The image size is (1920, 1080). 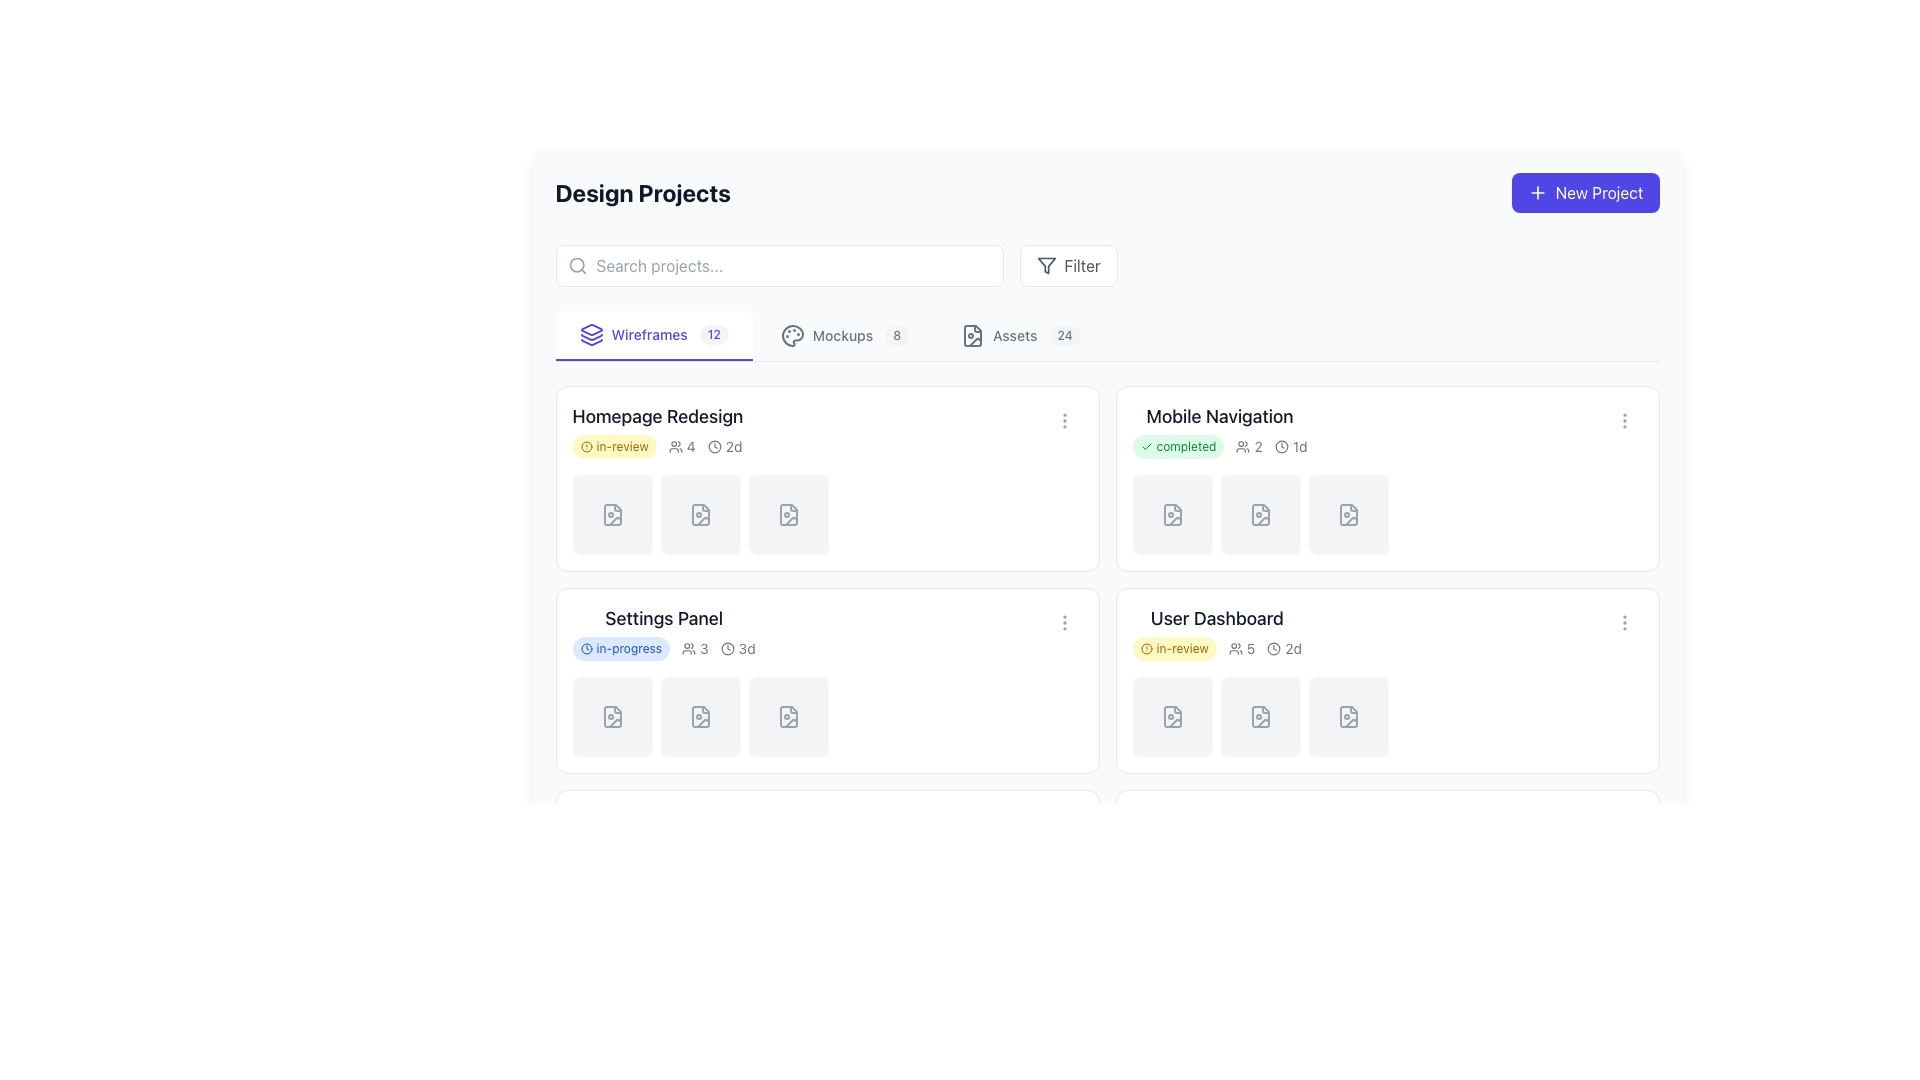 I want to click on the filtering icon located in the upper-central part of the layout, to the right of the category indicator, so click(x=1045, y=265).